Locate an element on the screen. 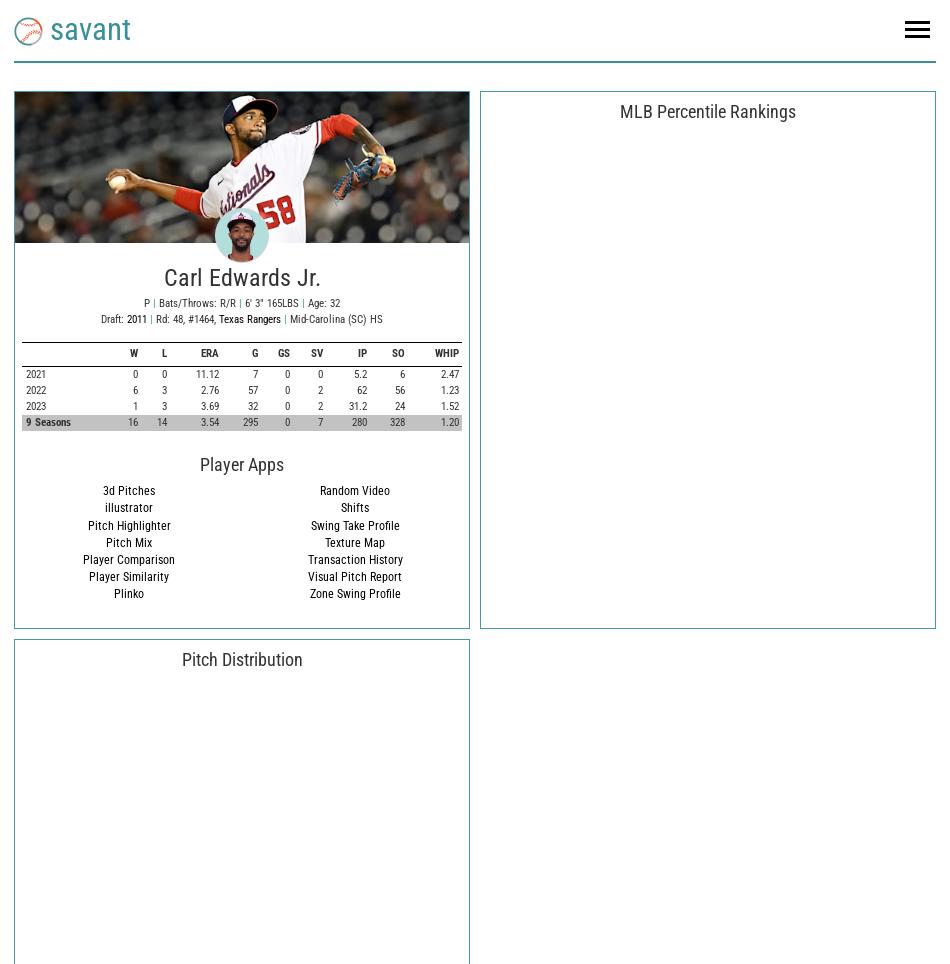  '24' is located at coordinates (398, 404).